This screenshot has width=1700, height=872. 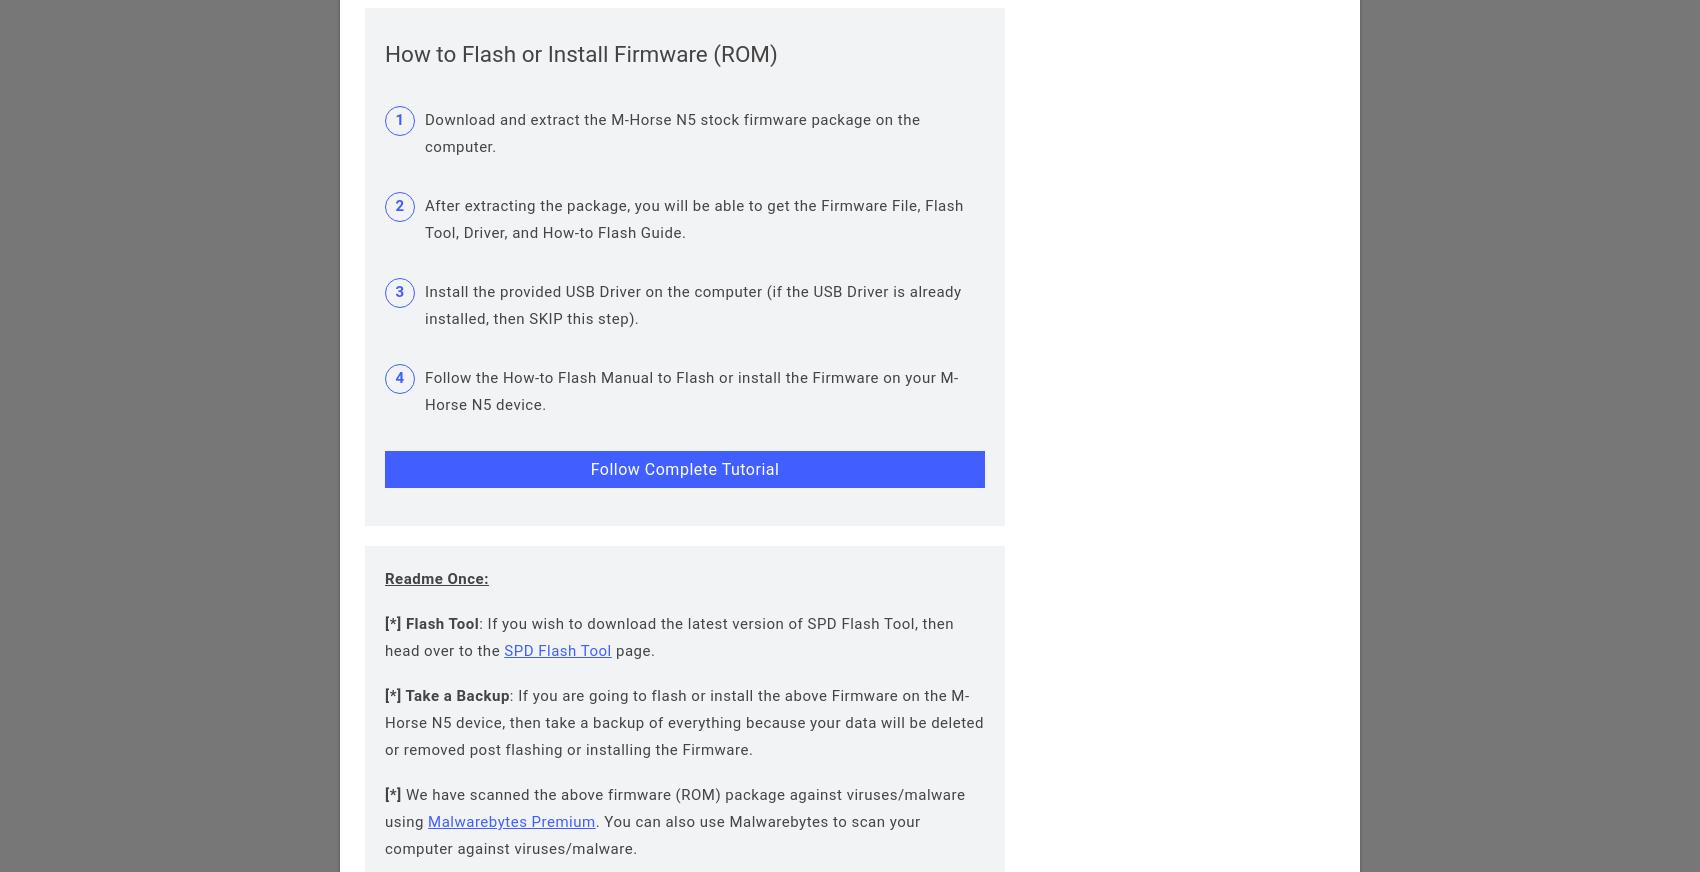 I want to click on 'After extracting the package, you will be able to get the Firmware File, Flash Tool, Driver, and How-to Flash Guide.', so click(x=693, y=218).